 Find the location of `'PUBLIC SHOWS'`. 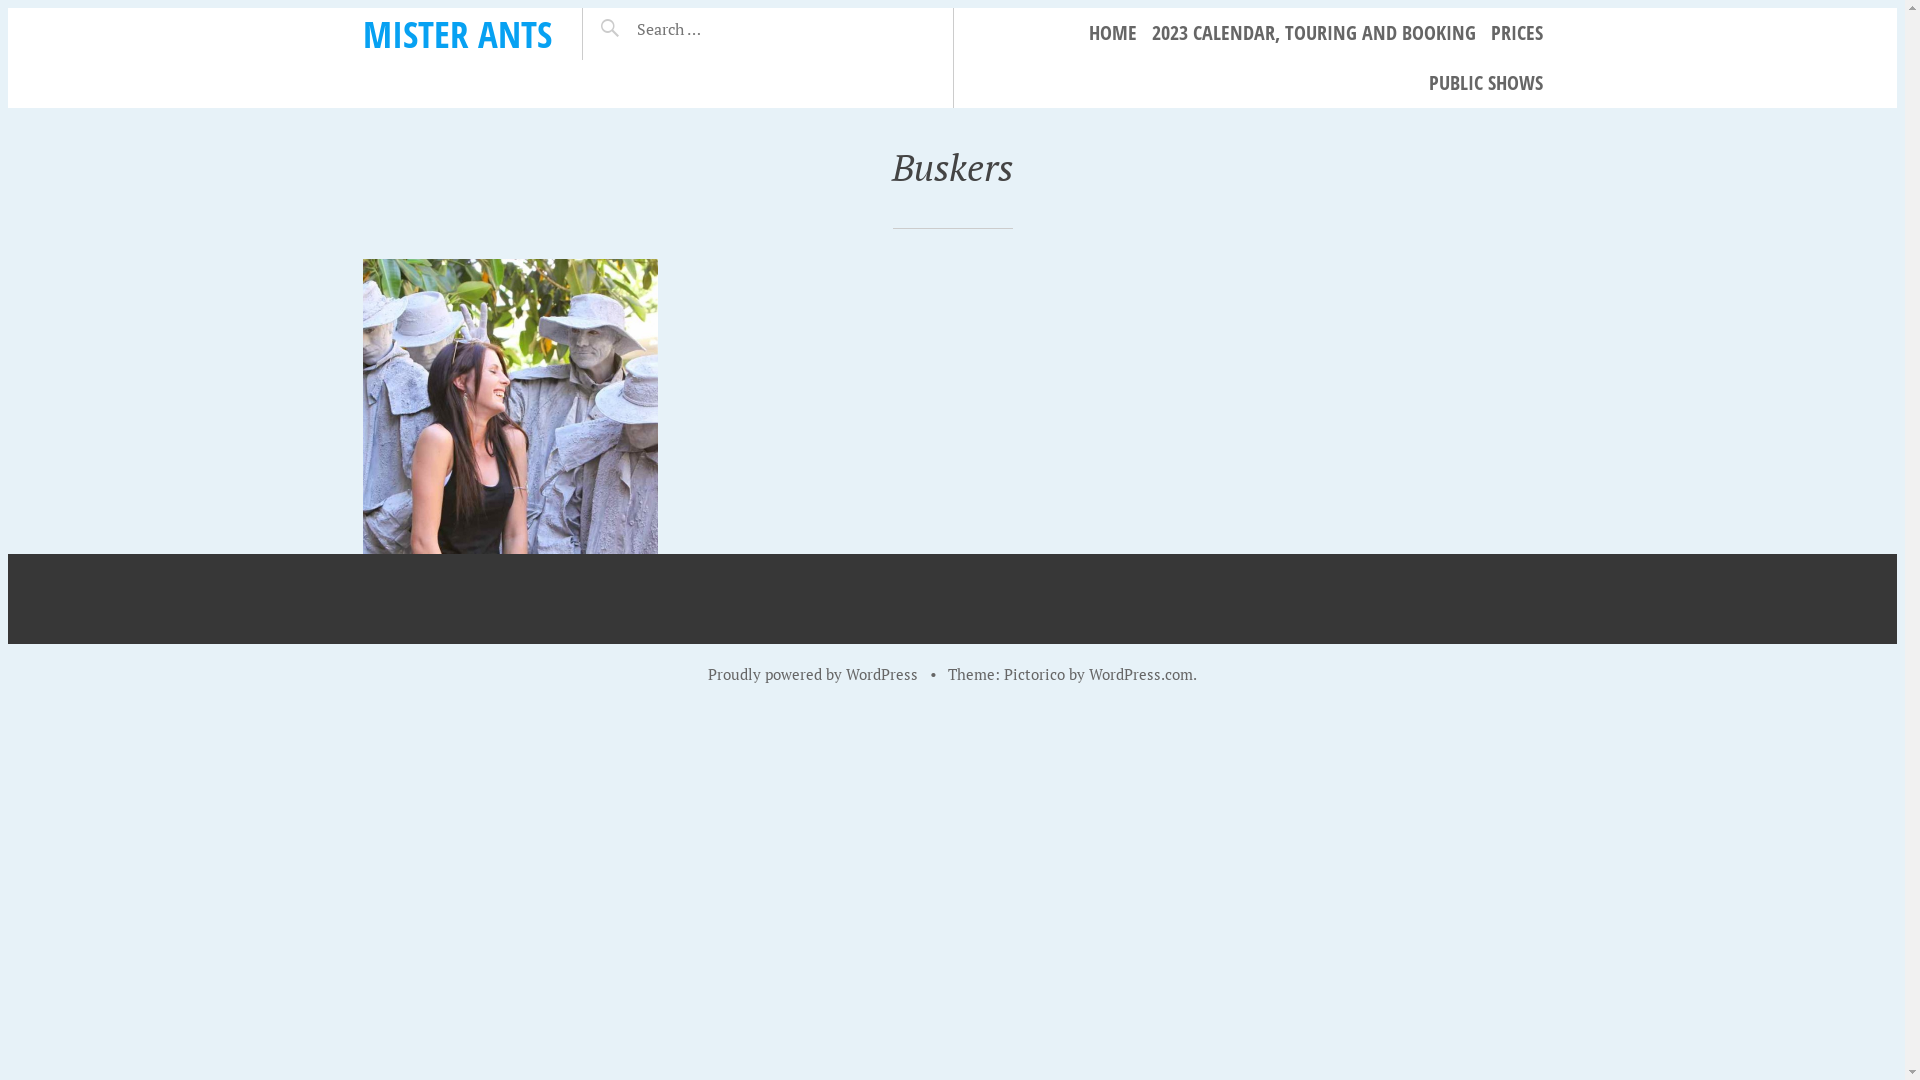

'PUBLIC SHOWS' is located at coordinates (1484, 82).